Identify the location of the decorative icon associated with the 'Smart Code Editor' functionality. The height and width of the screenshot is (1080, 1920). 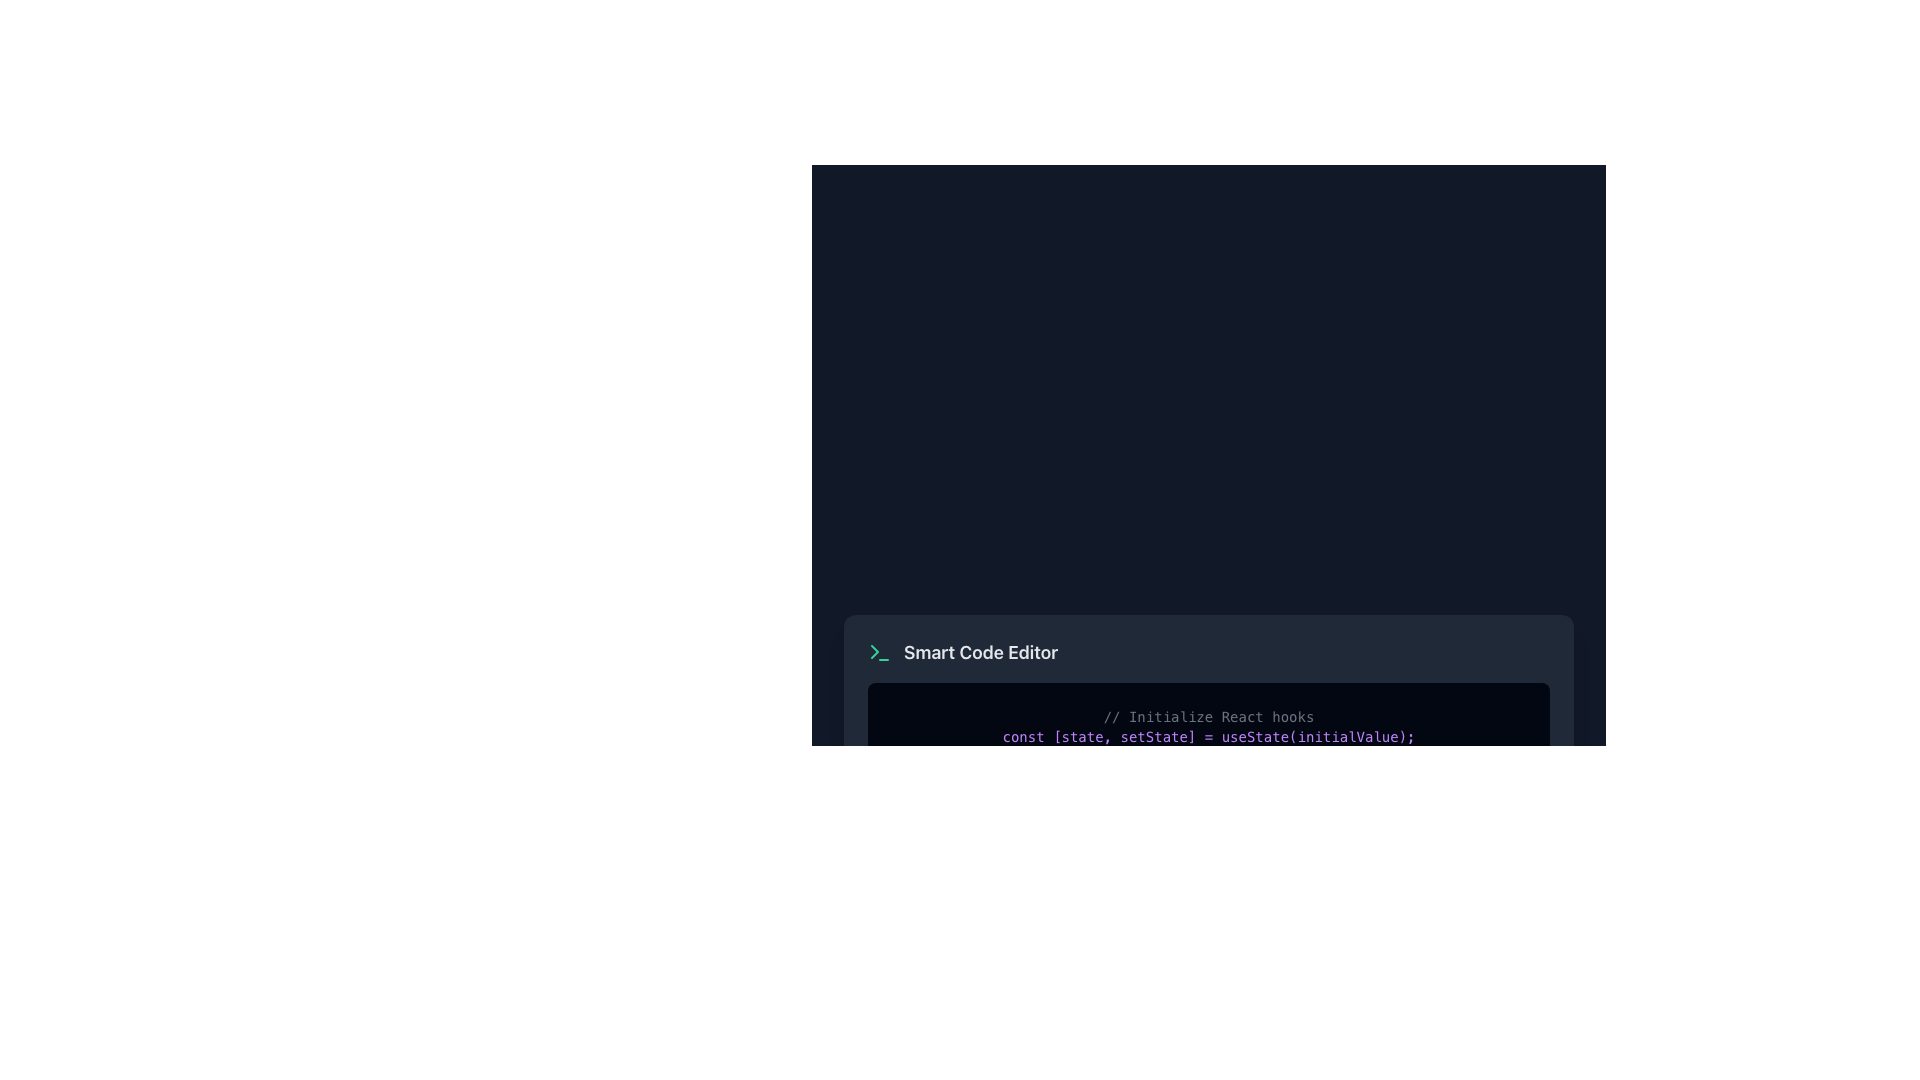
(879, 652).